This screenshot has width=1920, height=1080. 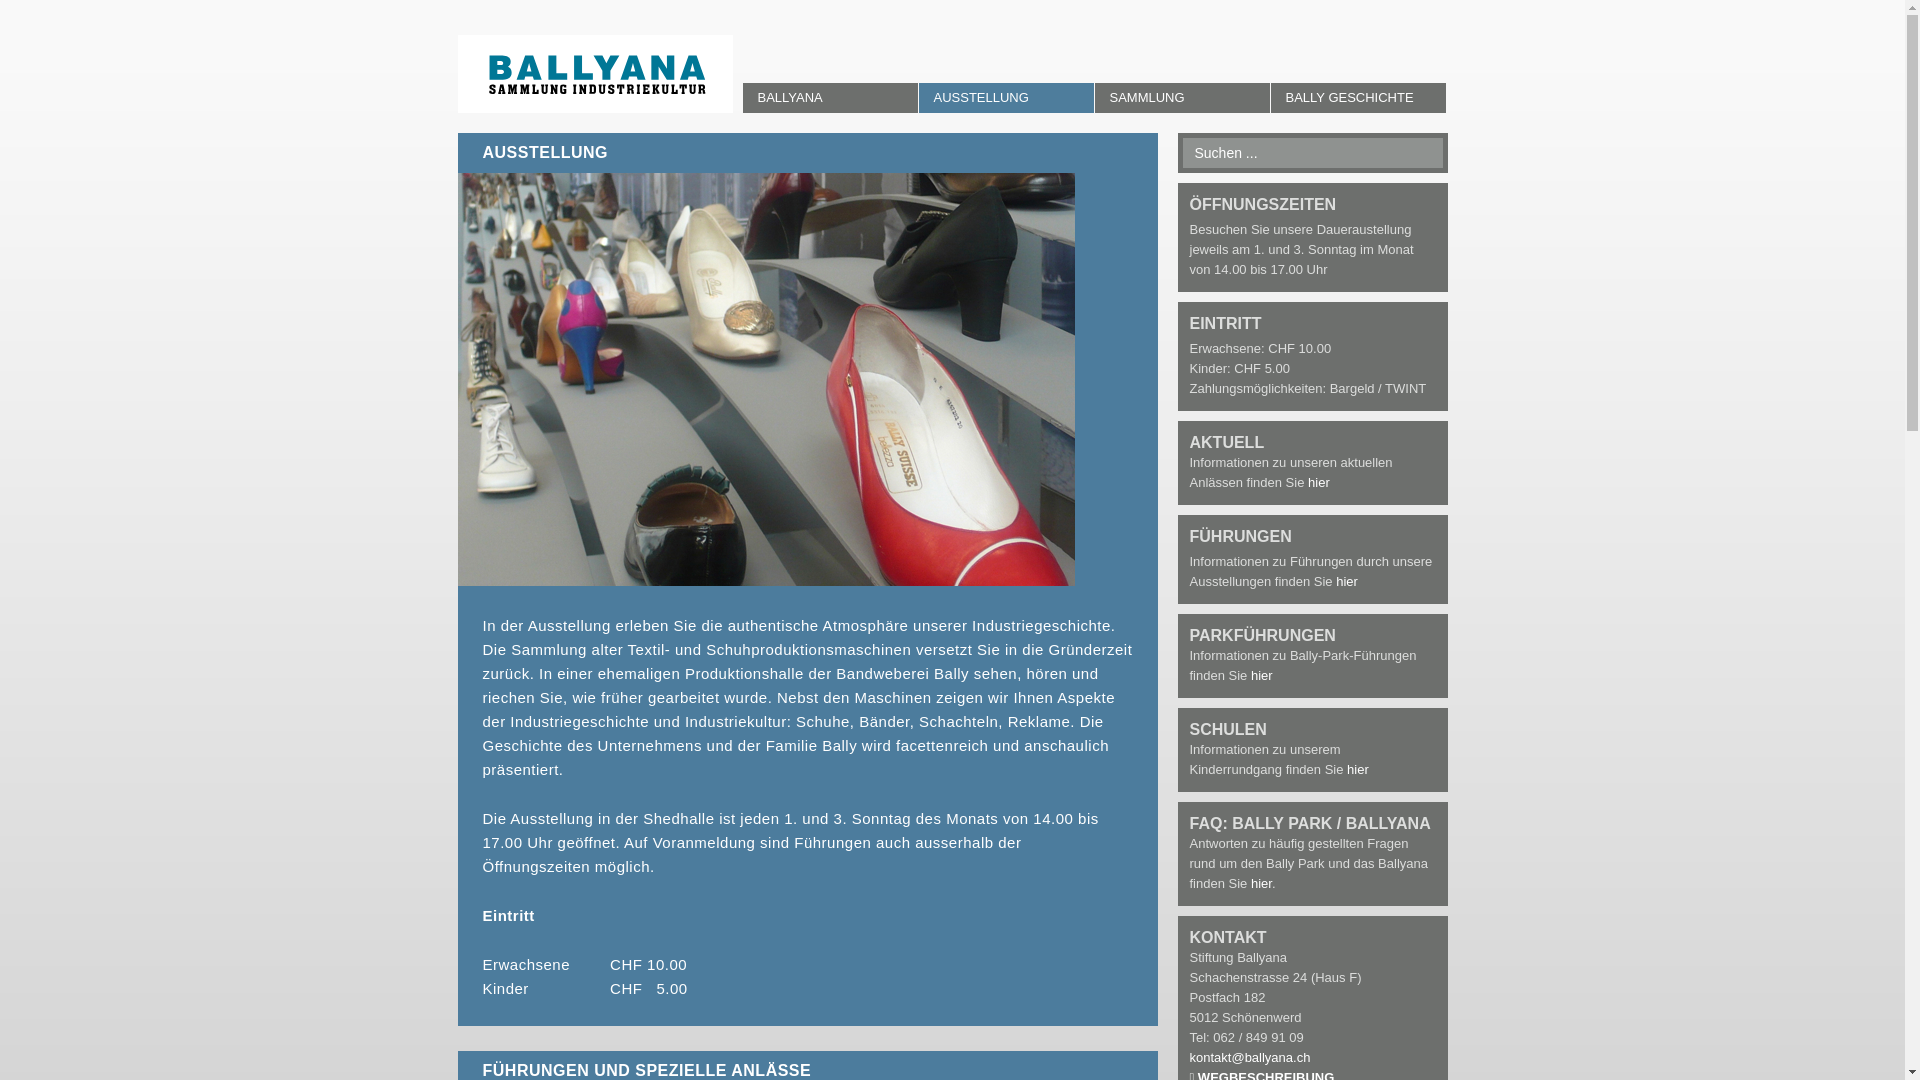 What do you see at coordinates (1249, 1056) in the screenshot?
I see `'kontakt@ballyana.ch'` at bounding box center [1249, 1056].